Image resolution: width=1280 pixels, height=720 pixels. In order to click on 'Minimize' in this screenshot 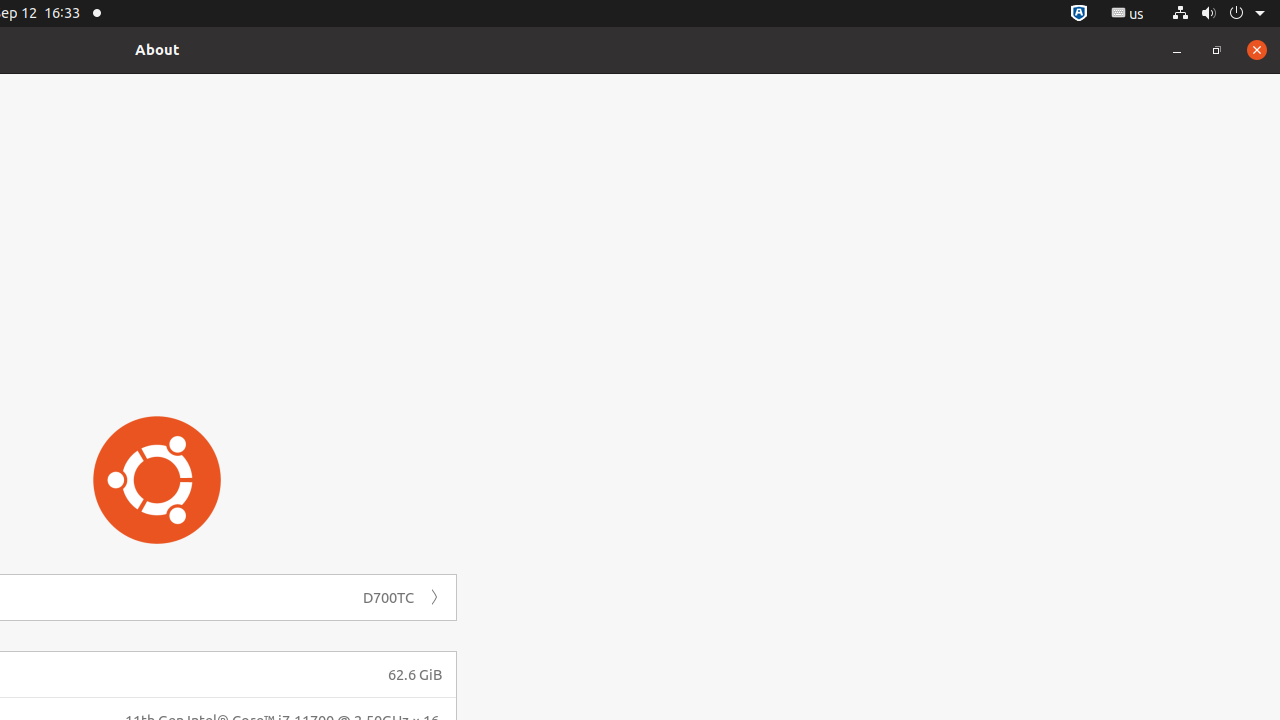, I will do `click(1176, 48)`.